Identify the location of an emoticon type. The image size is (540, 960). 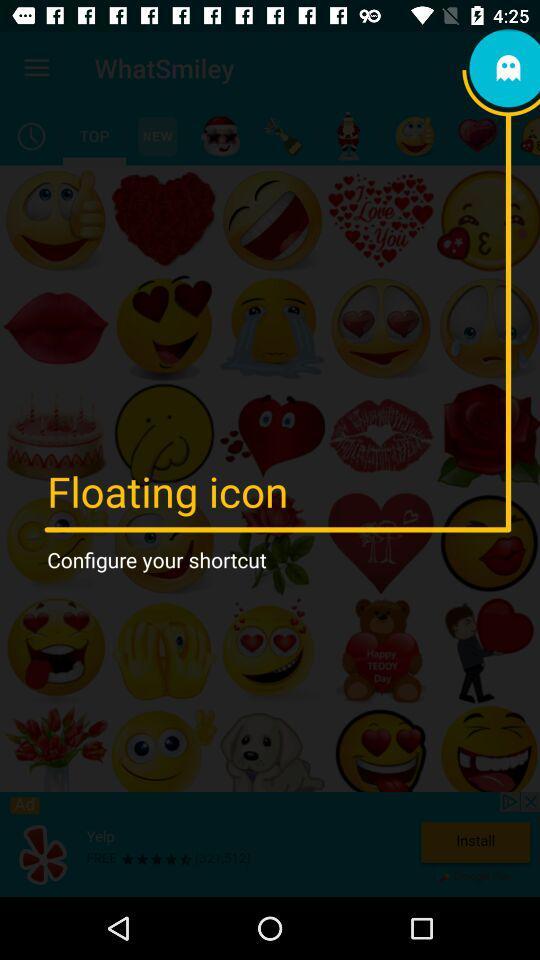
(477, 135).